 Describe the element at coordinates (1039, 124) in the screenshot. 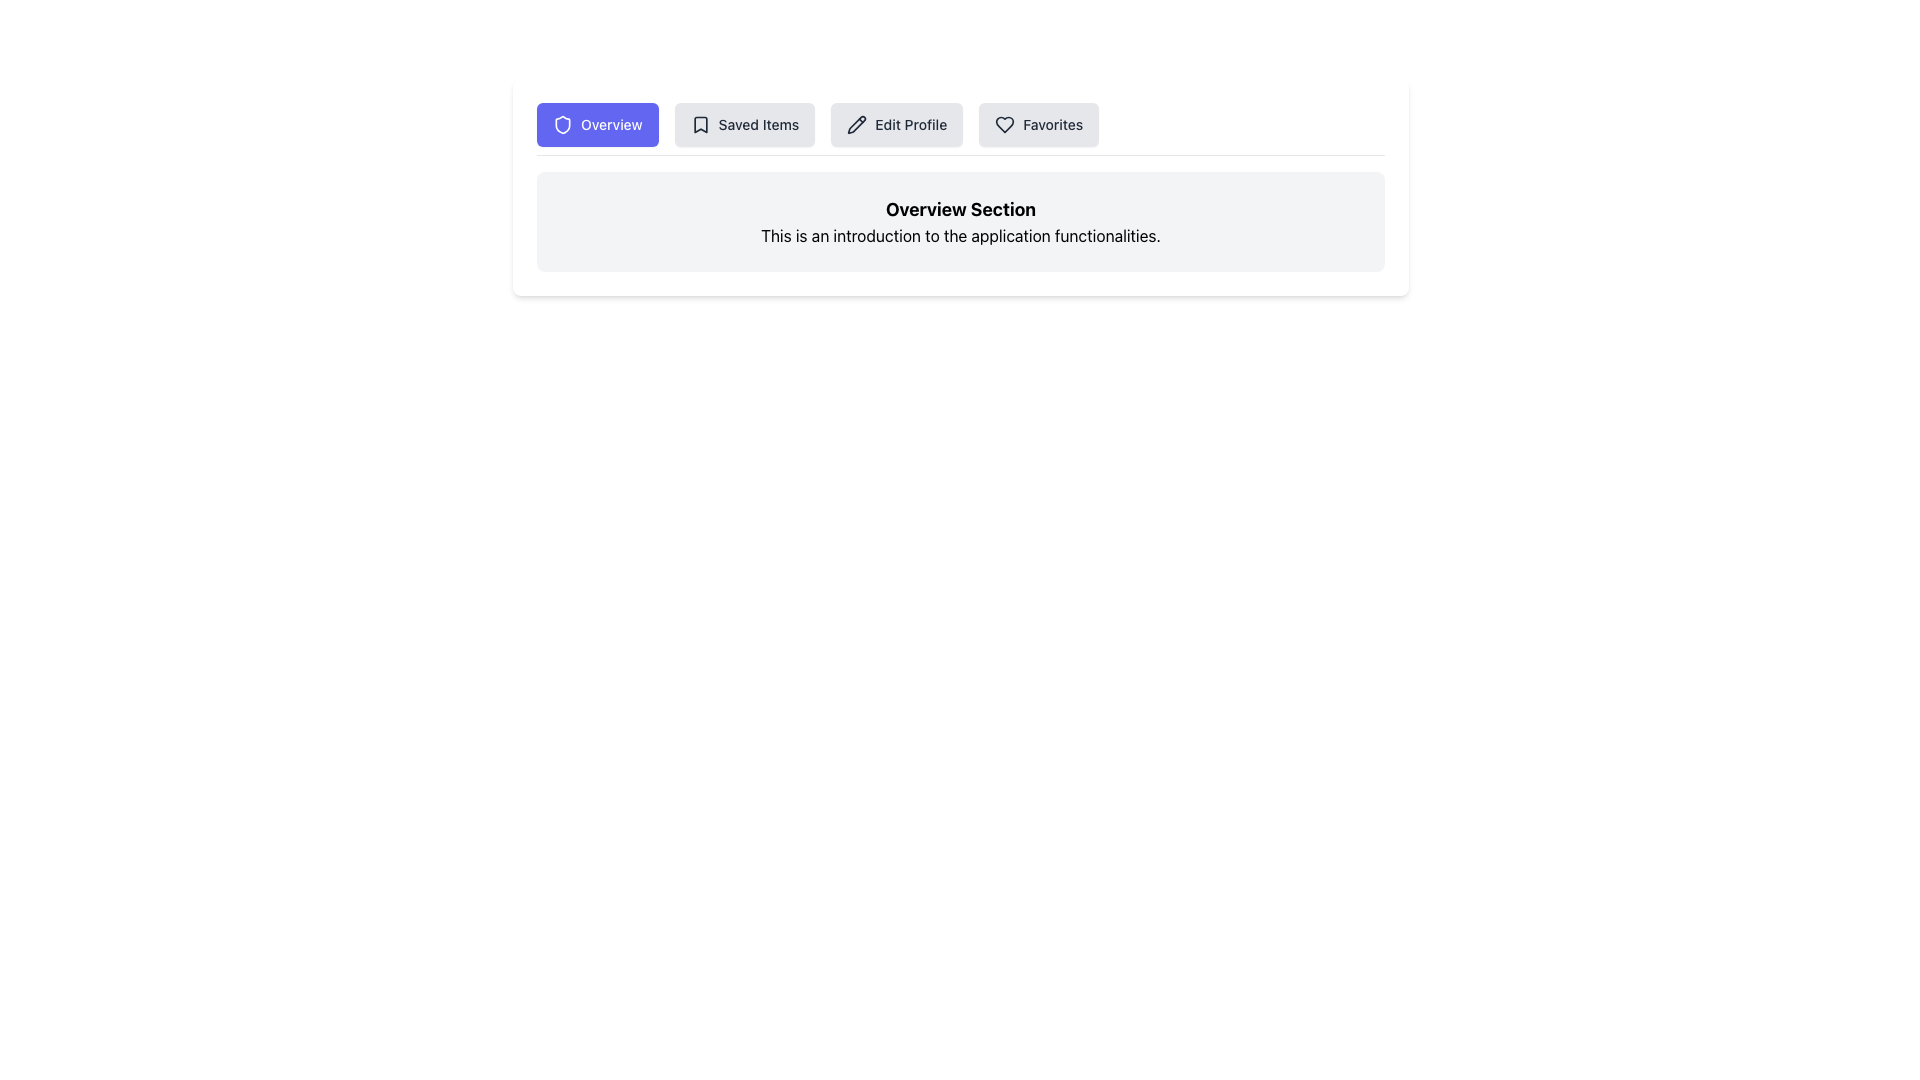

I see `the 'Favorites' button, which is characterized by a heart icon and rounded appearance` at that location.